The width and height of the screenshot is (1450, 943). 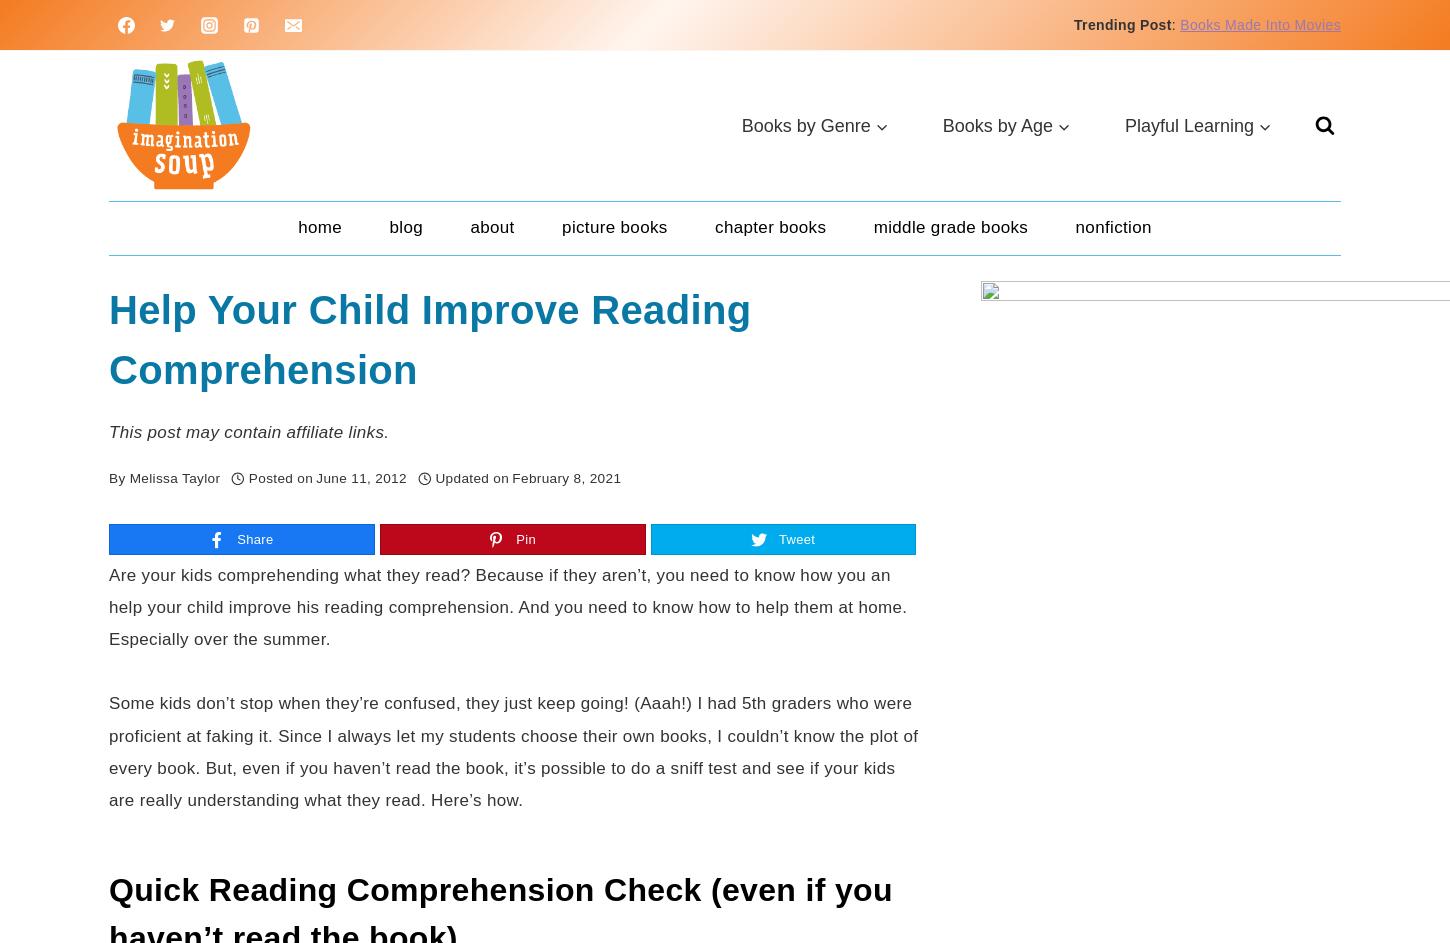 I want to click on 'Help Your Child Improve Reading Comprehension', so click(x=429, y=339).